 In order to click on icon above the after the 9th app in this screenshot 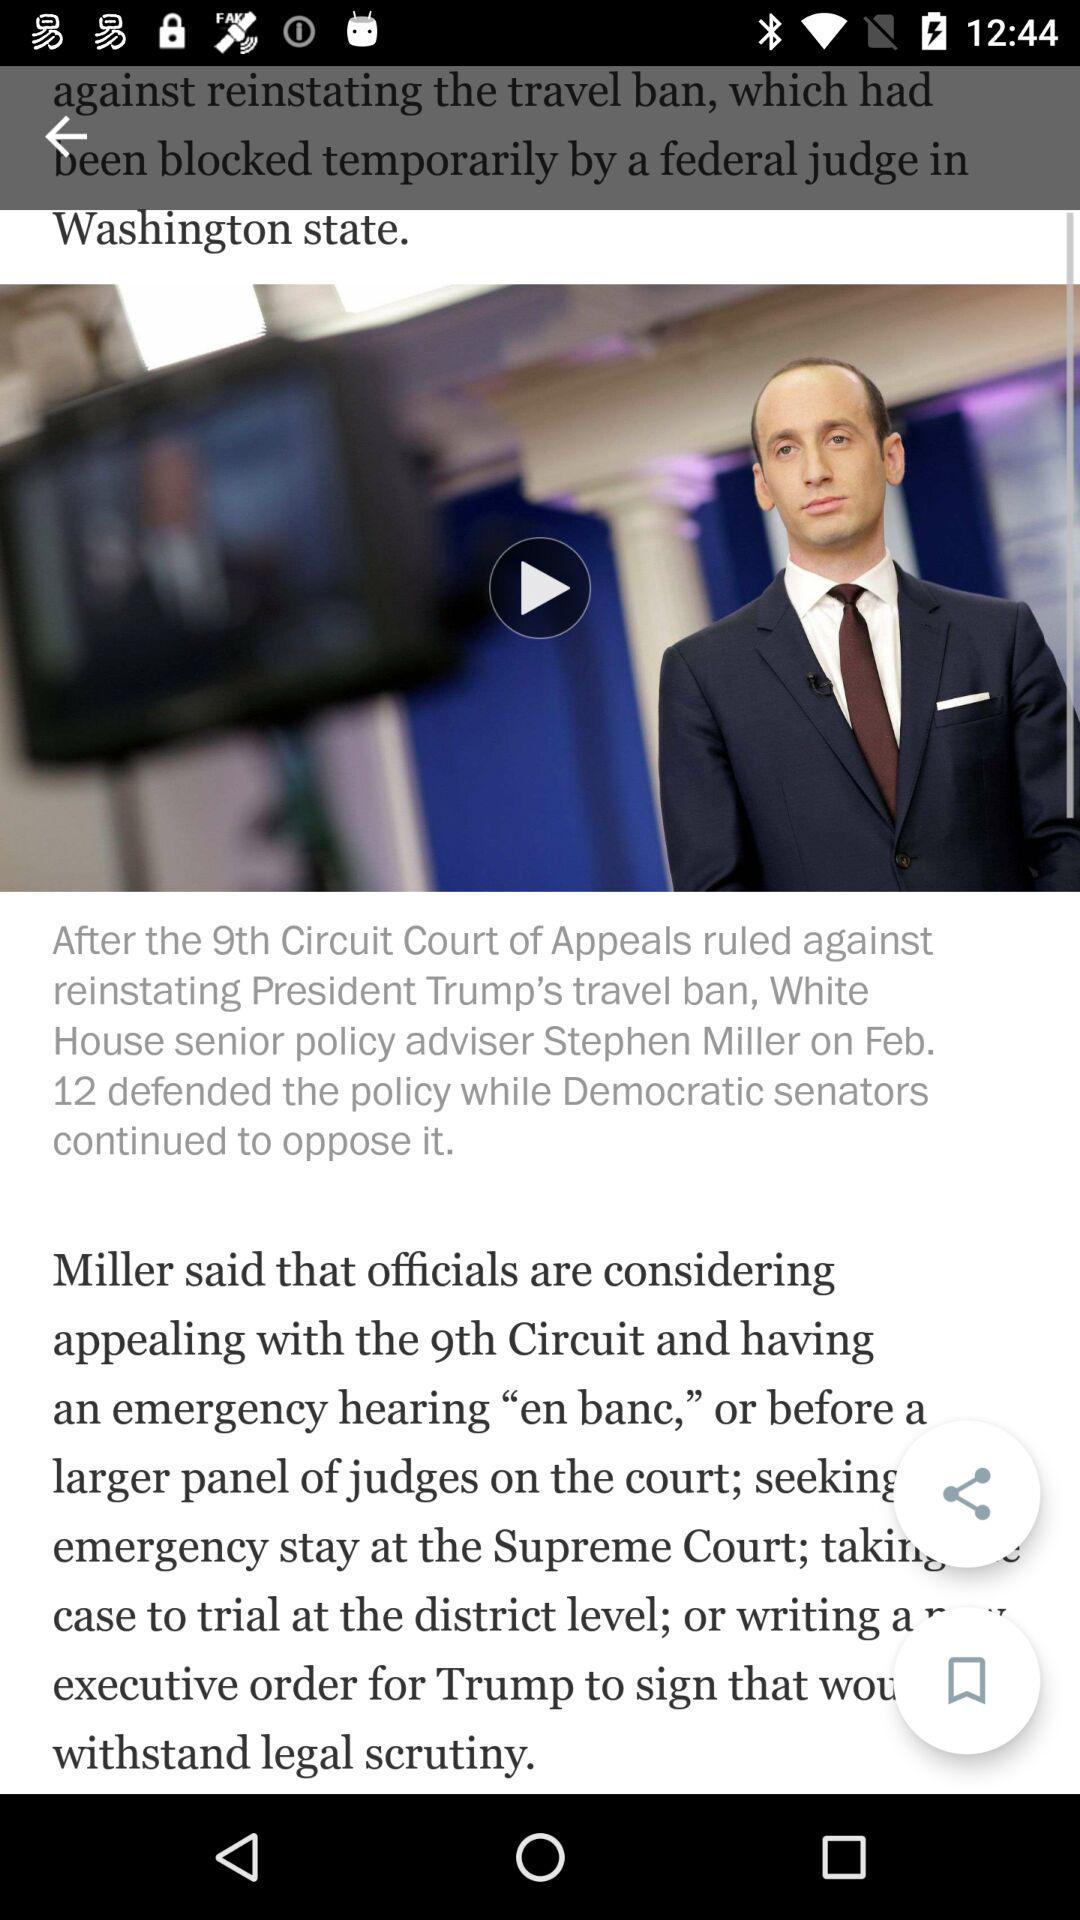, I will do `click(540, 587)`.